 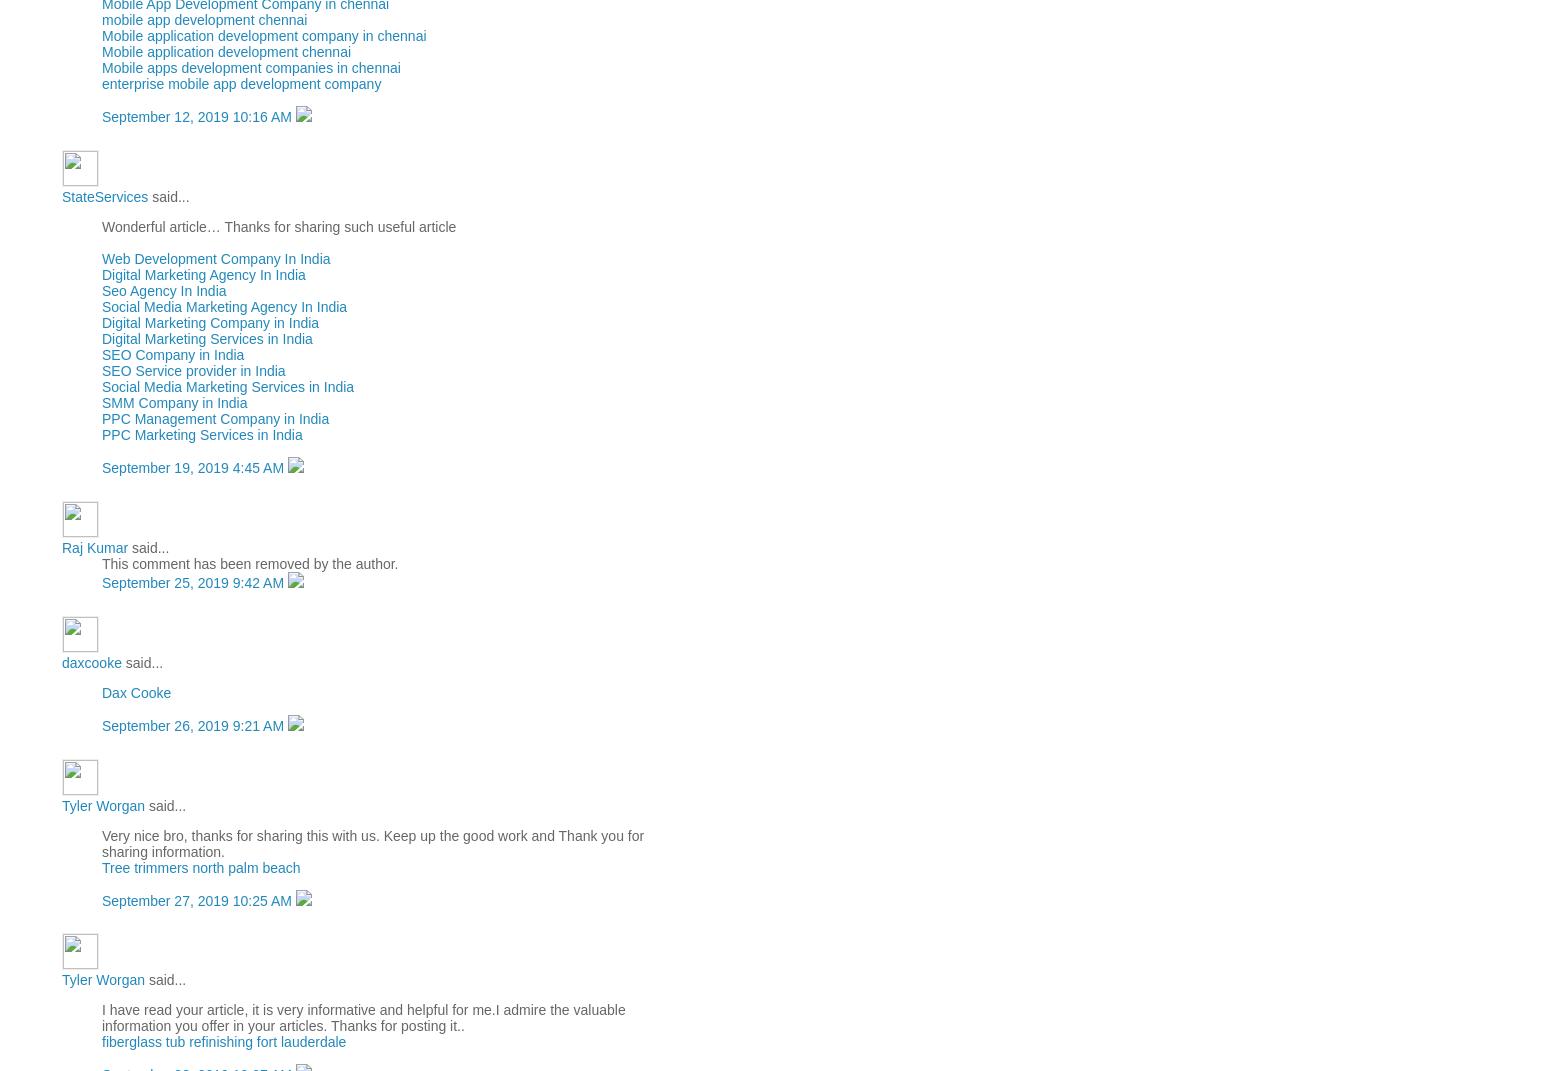 I want to click on 'SEO Company in India', so click(x=173, y=354).